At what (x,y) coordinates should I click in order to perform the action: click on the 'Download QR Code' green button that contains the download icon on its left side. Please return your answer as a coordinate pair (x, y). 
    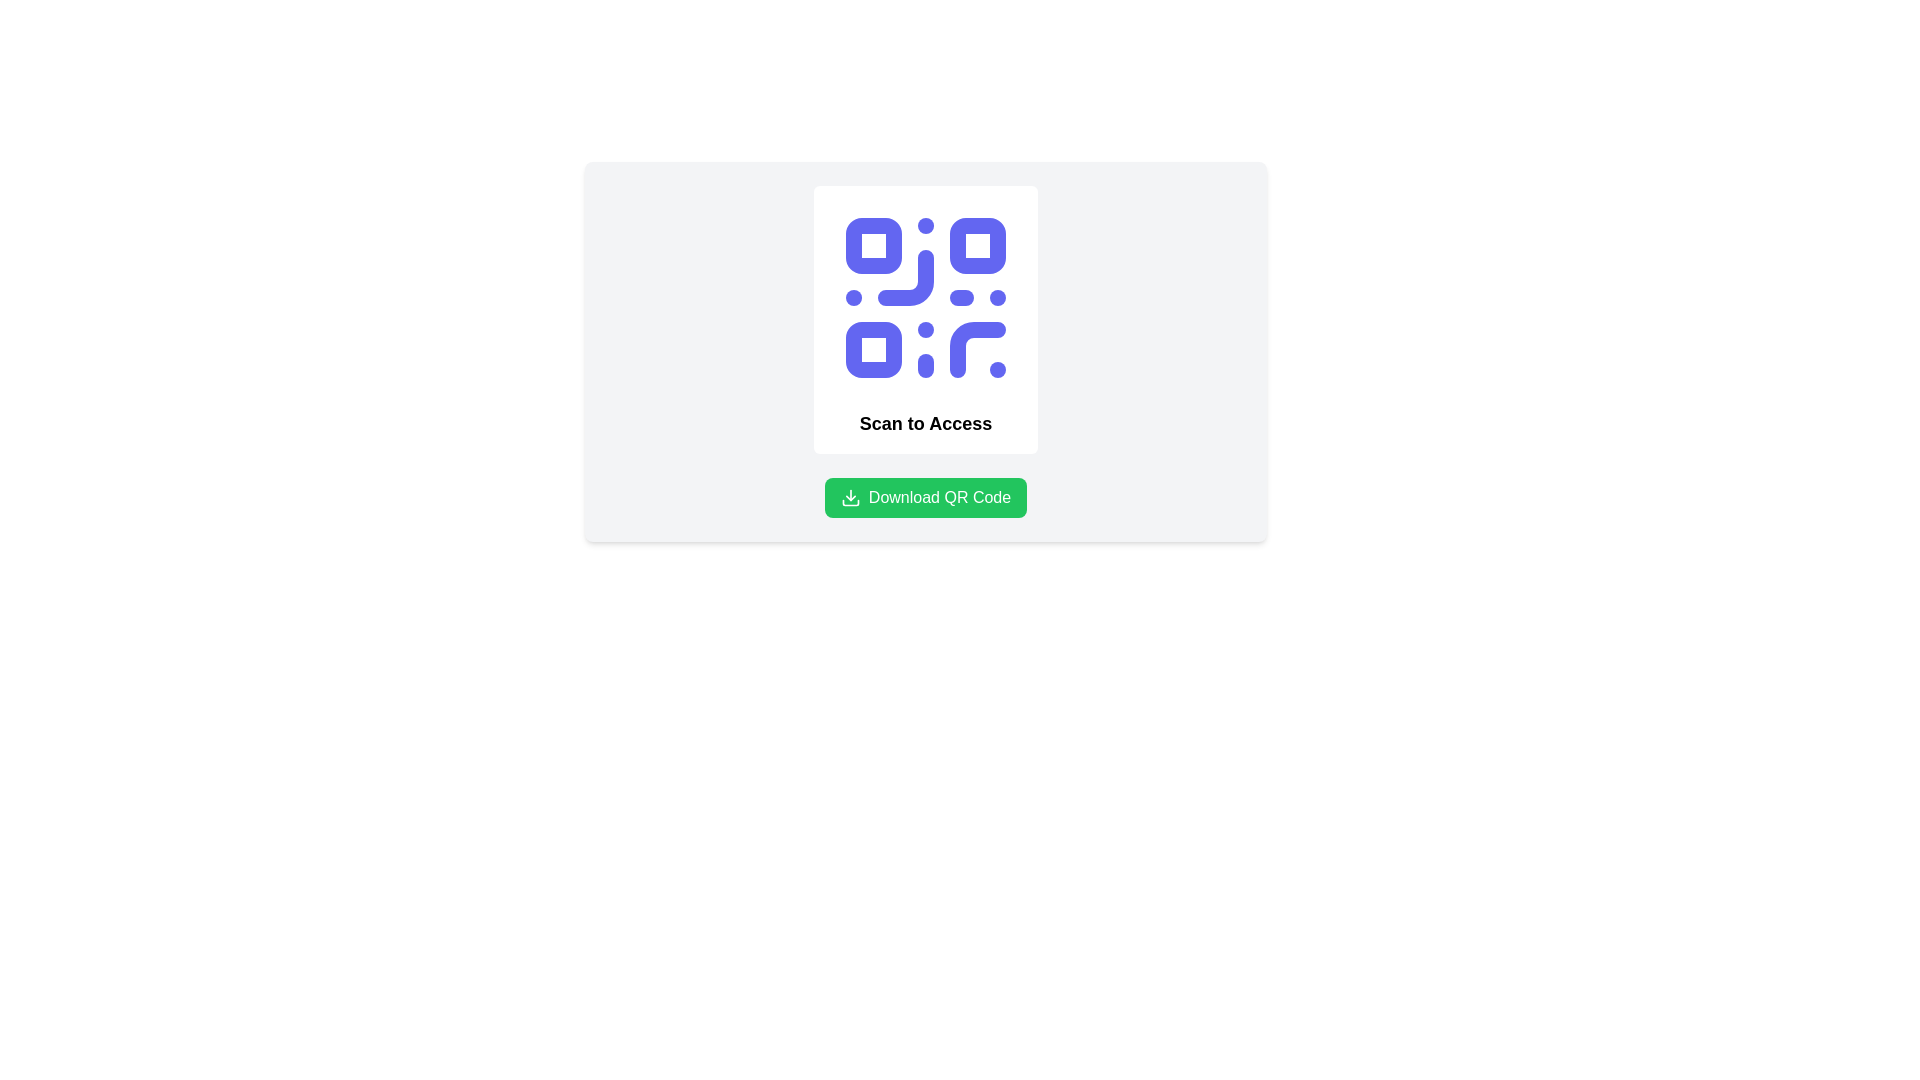
    Looking at the image, I should click on (850, 496).